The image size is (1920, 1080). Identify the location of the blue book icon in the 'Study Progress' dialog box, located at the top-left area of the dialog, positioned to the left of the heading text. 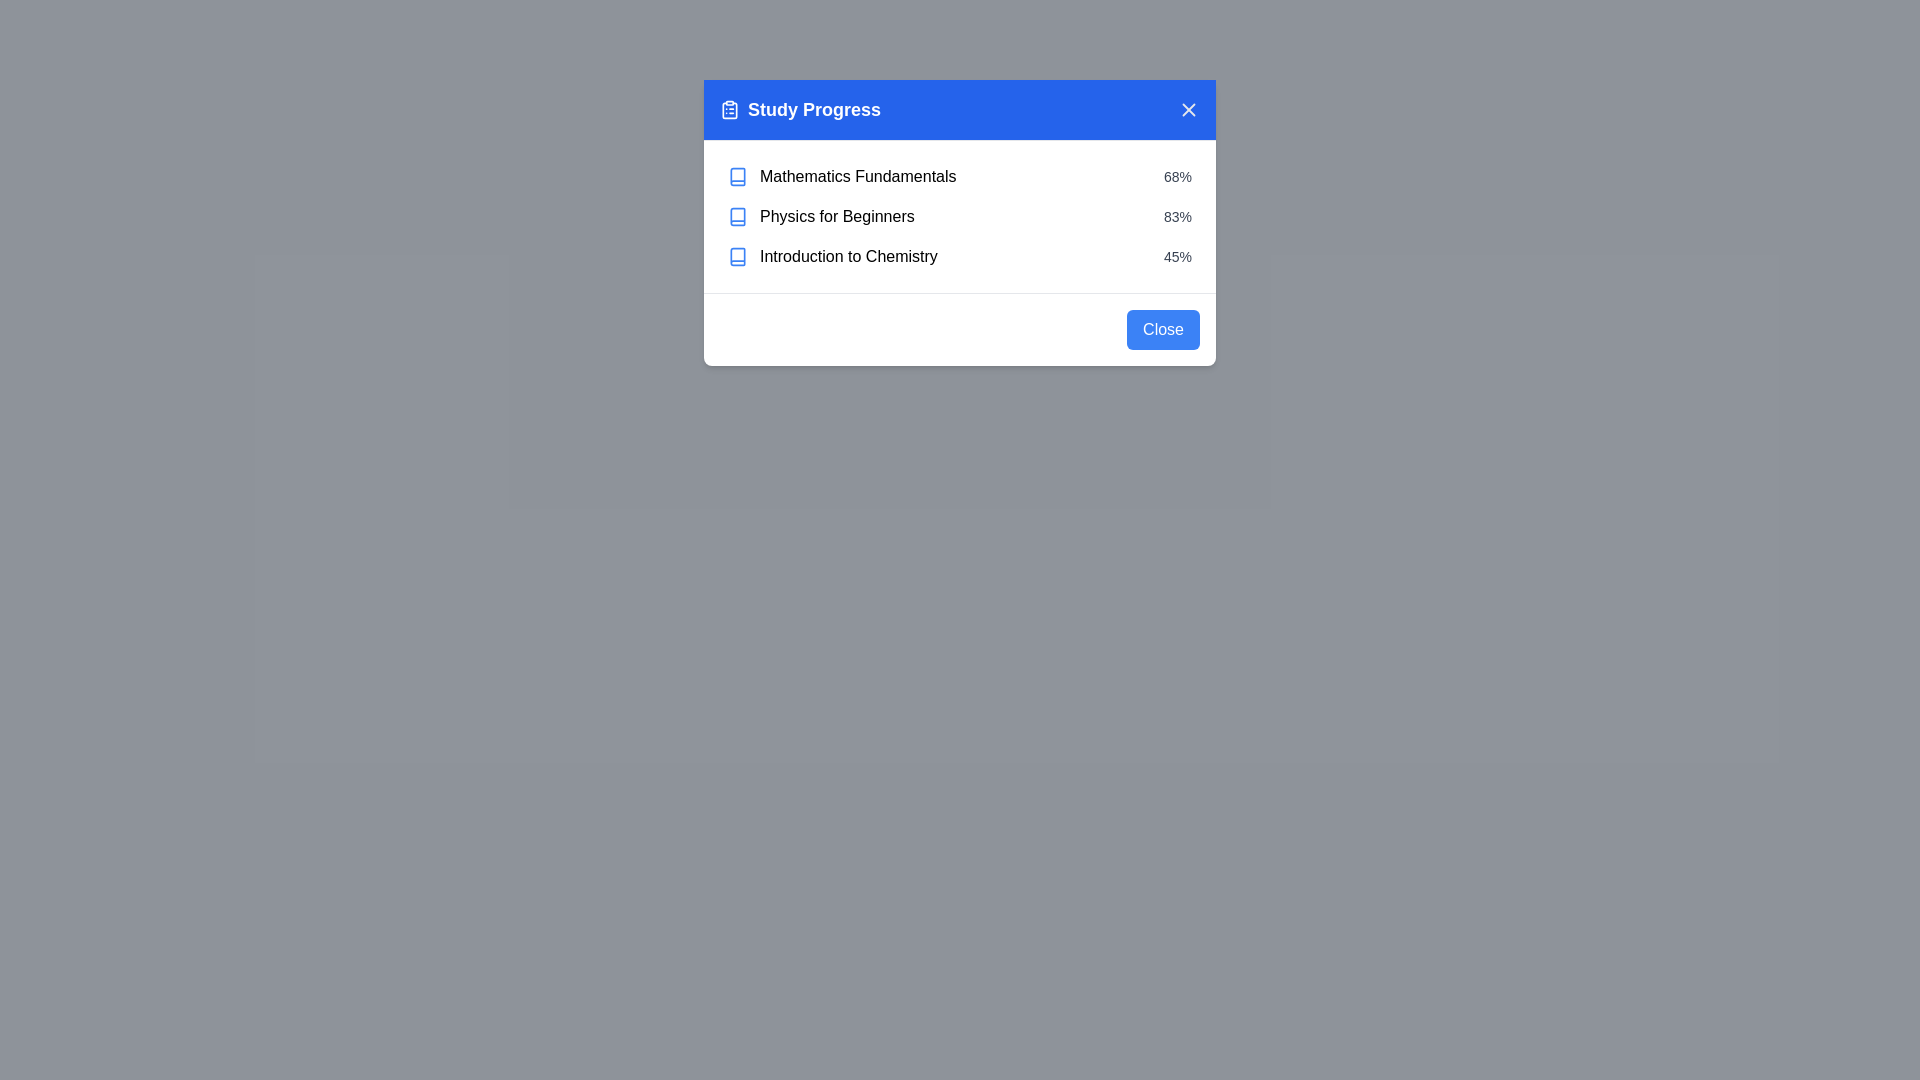
(737, 176).